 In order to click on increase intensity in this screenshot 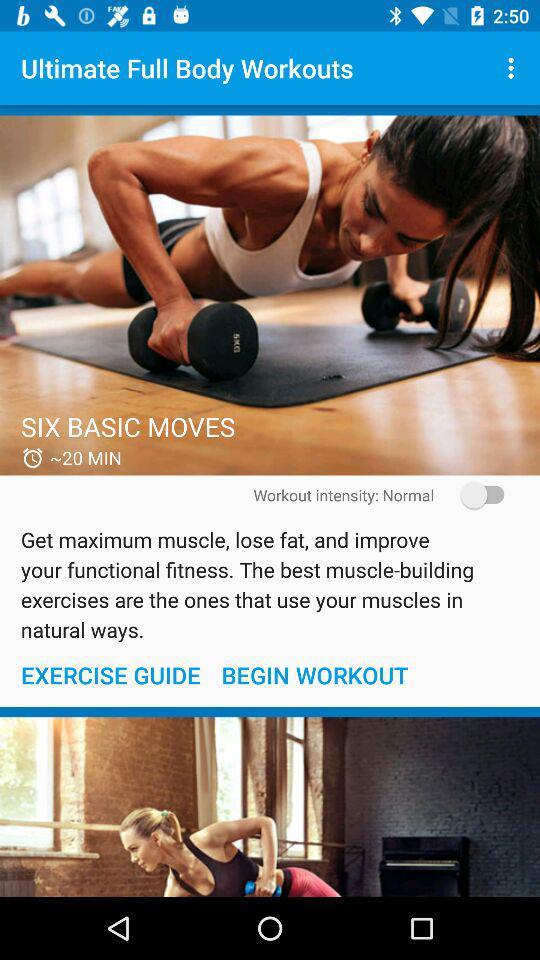, I will do `click(475, 494)`.